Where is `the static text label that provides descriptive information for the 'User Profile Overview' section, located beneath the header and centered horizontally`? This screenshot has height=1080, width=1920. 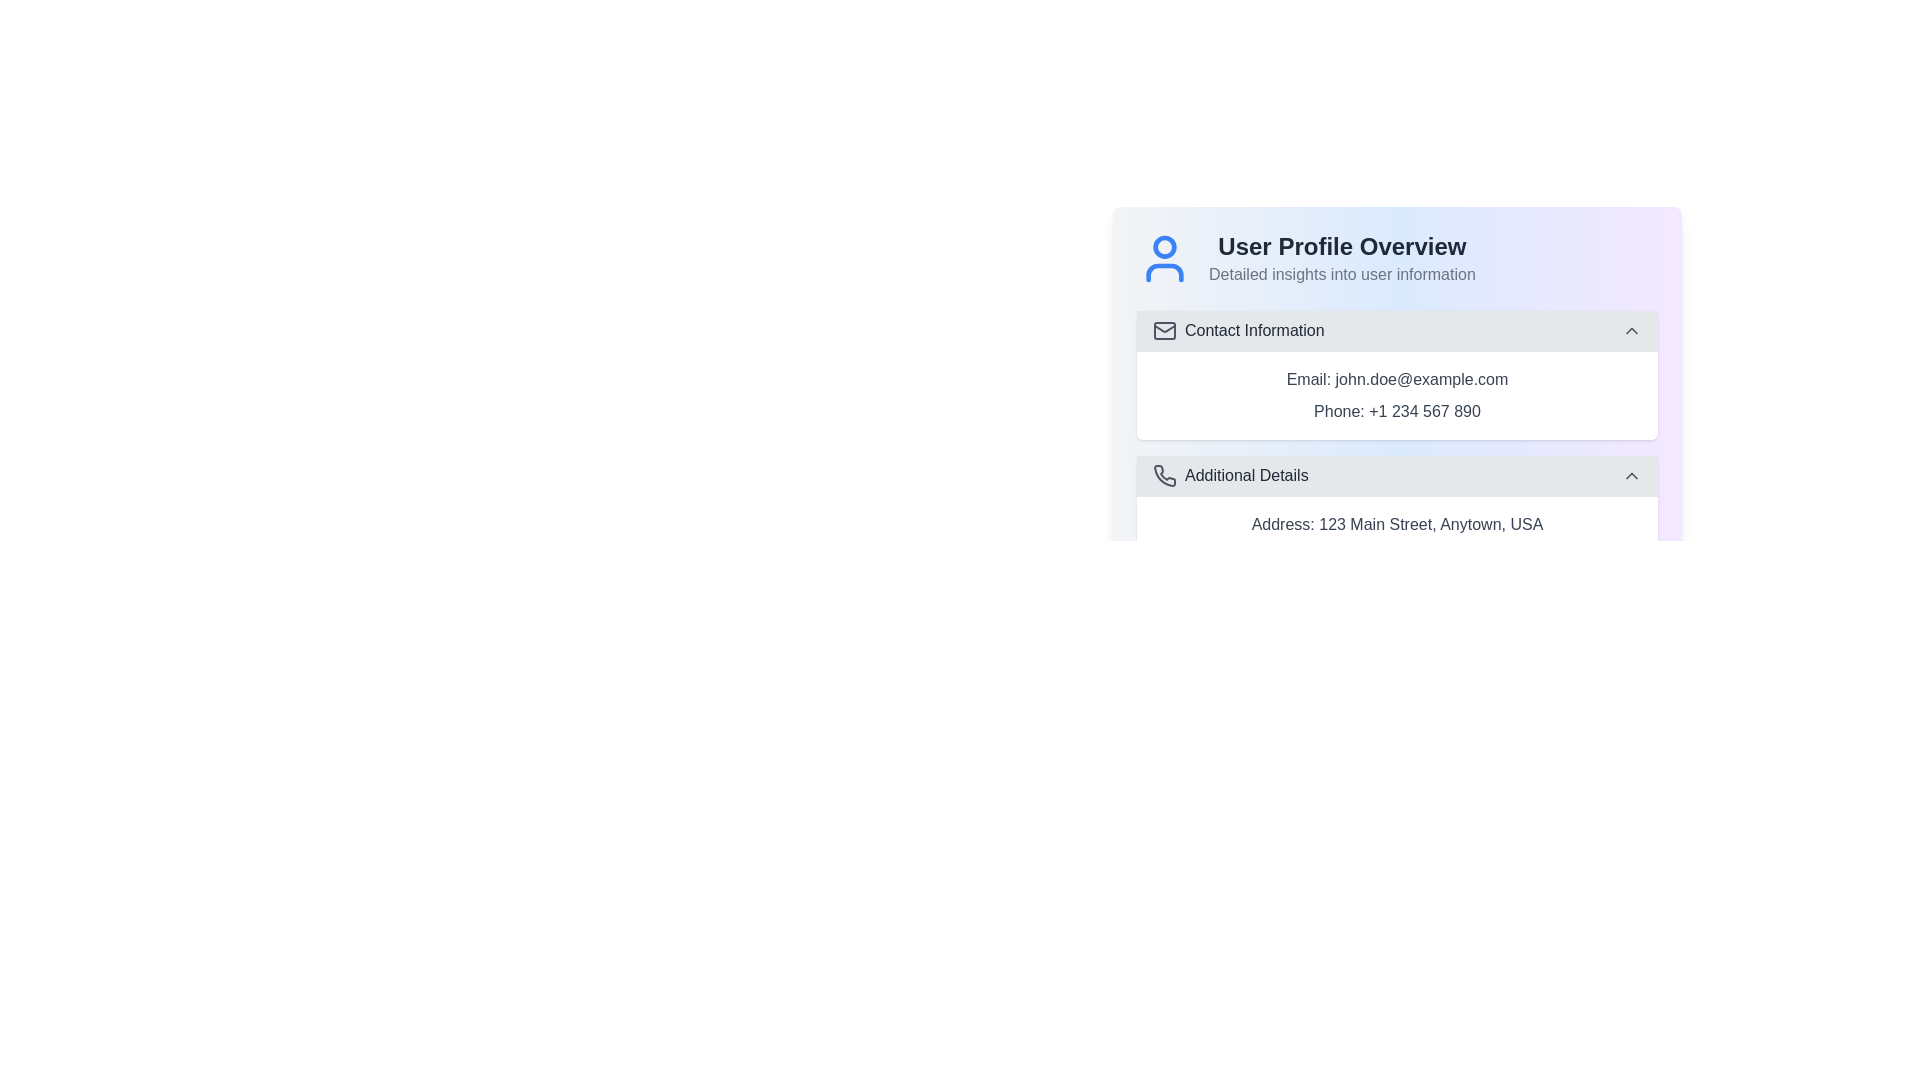 the static text label that provides descriptive information for the 'User Profile Overview' section, located beneath the header and centered horizontally is located at coordinates (1342, 274).